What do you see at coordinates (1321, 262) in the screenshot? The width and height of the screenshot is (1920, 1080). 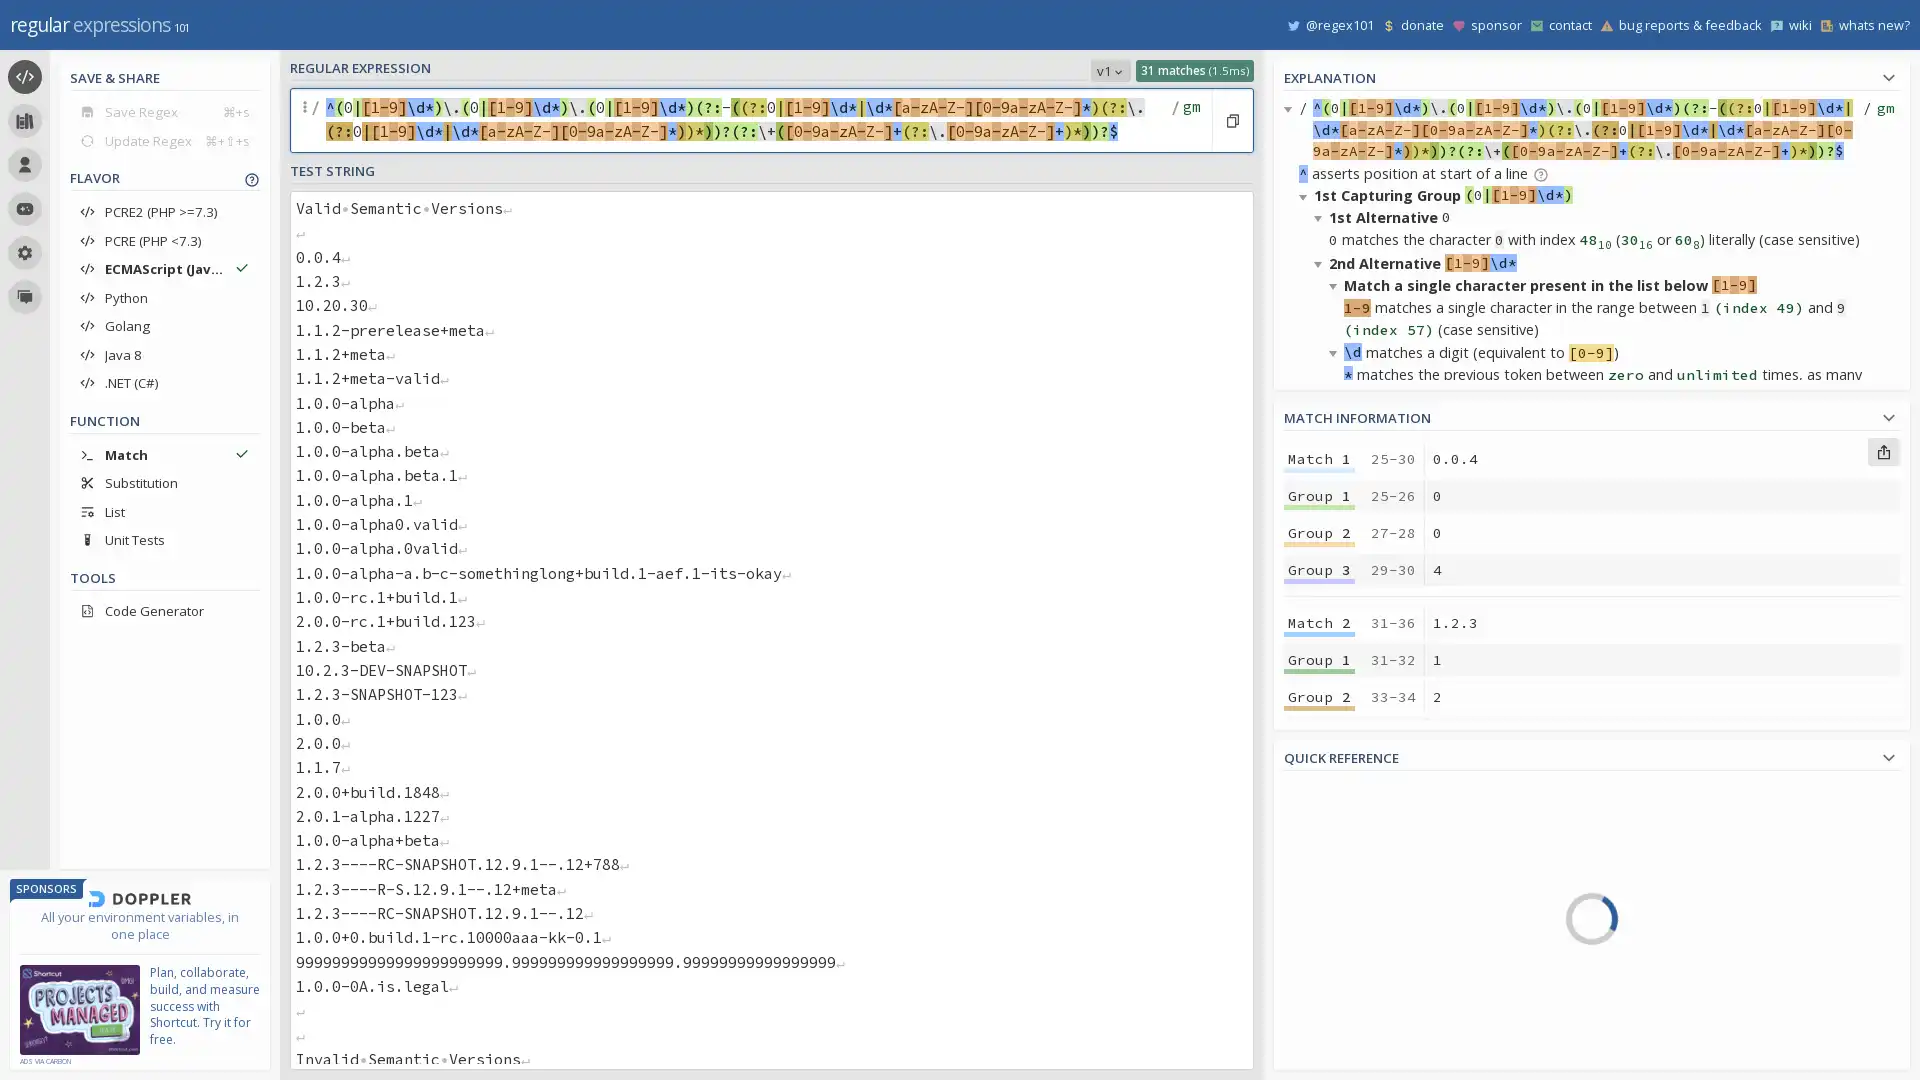 I see `Collapse Subtree` at bounding box center [1321, 262].